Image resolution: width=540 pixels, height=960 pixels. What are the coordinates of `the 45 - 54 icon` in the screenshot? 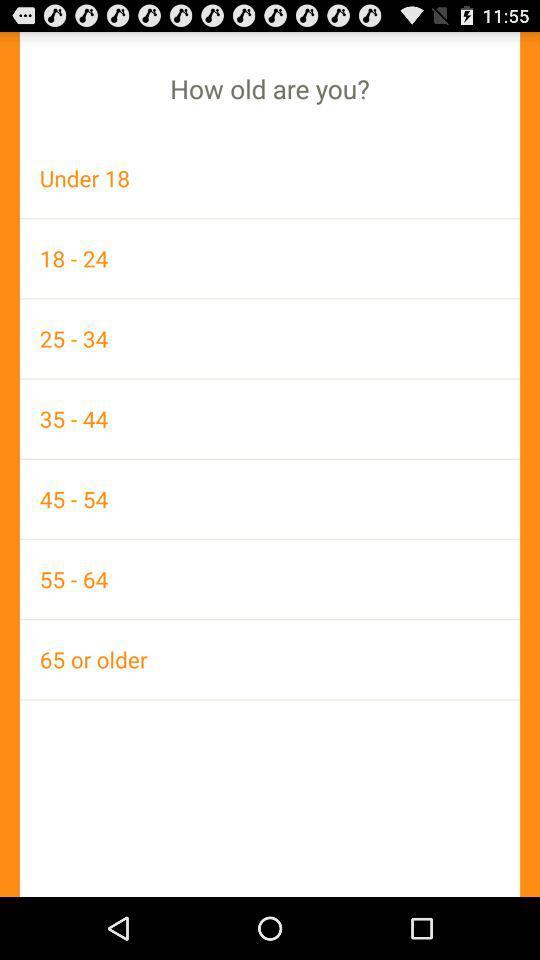 It's located at (270, 498).